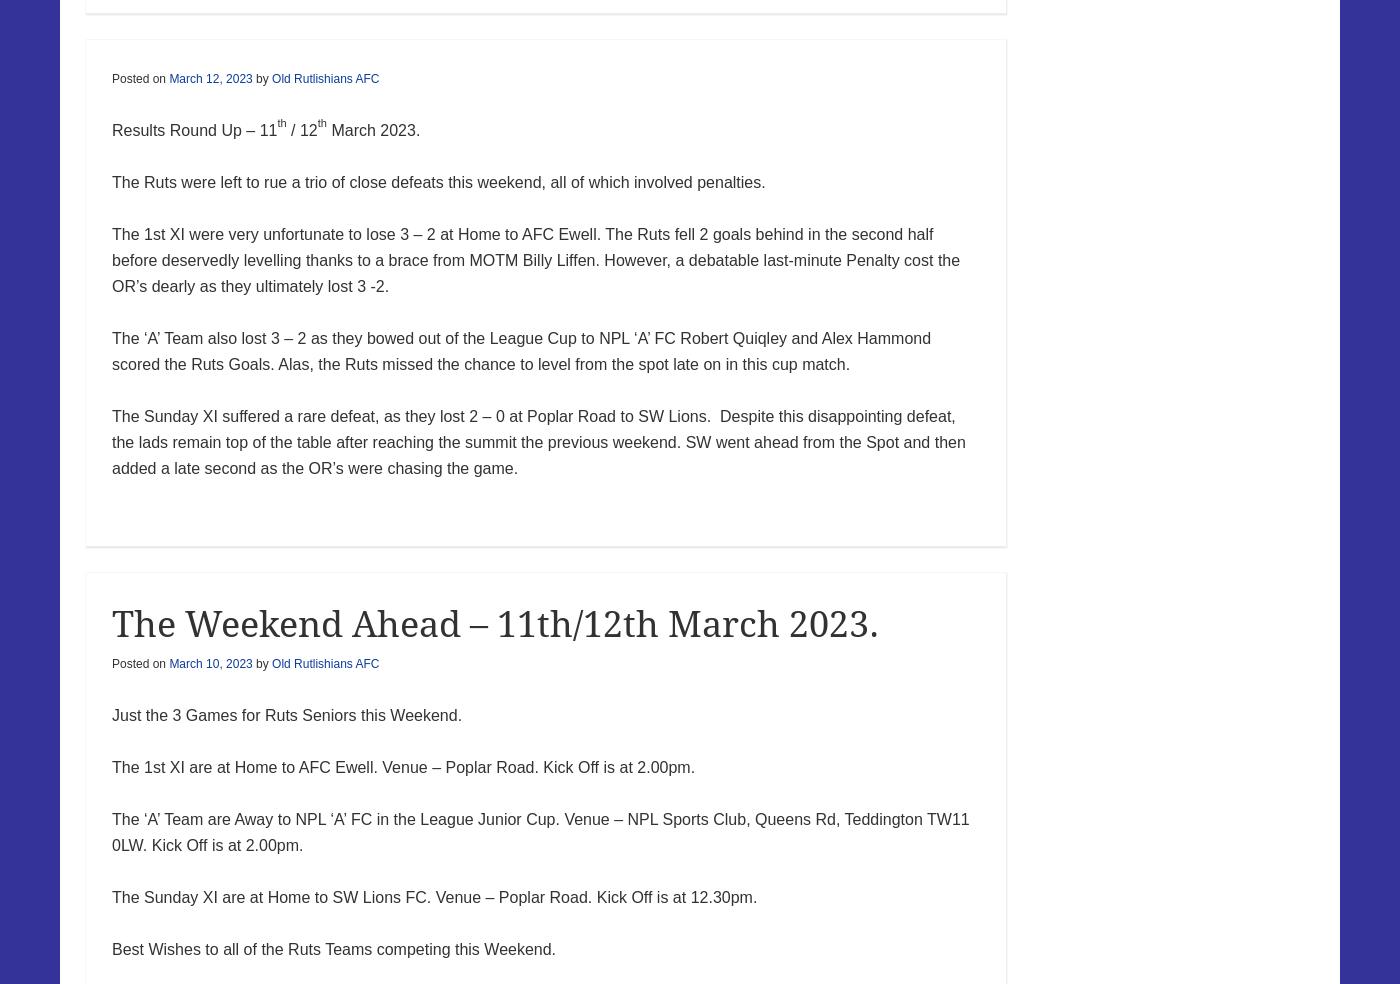 The image size is (1400, 984). I want to click on 'Best Wishes to all of the Ruts Teams competing this Weekend.', so click(112, 948).